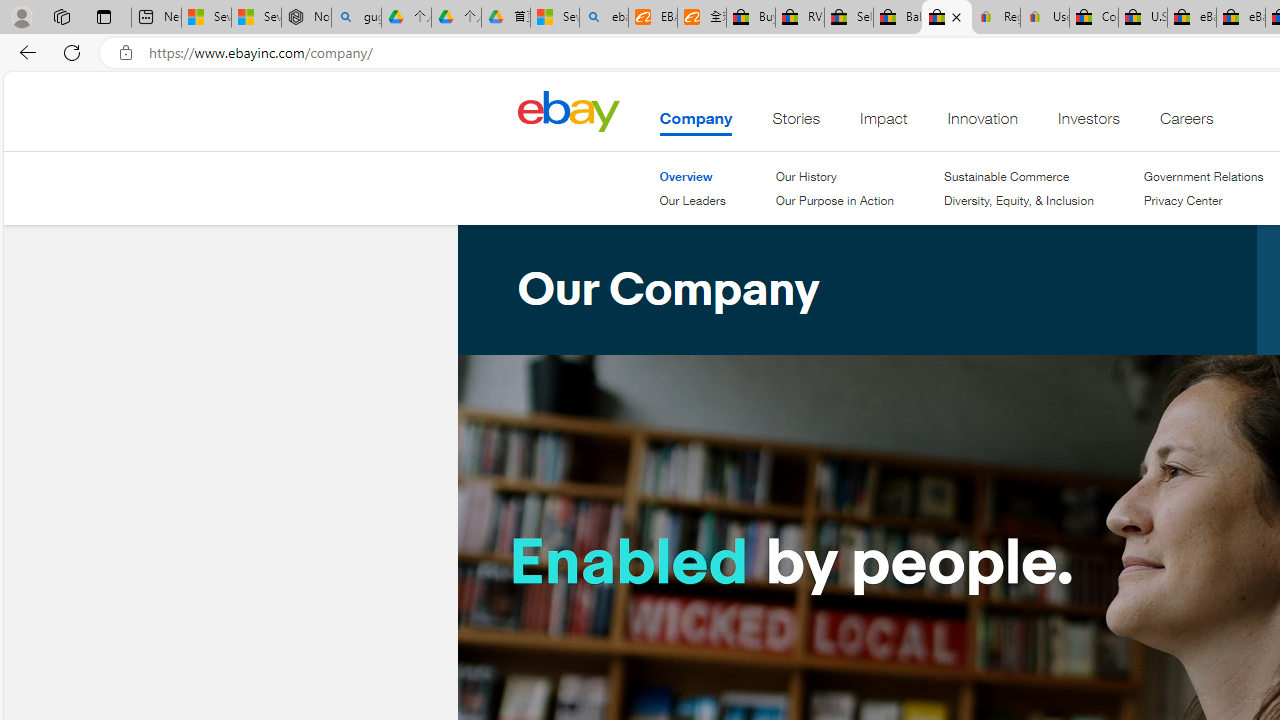 This screenshot has height=720, width=1280. Describe the element at coordinates (833, 200) in the screenshot. I see `'Our Purpose in Action'` at that location.